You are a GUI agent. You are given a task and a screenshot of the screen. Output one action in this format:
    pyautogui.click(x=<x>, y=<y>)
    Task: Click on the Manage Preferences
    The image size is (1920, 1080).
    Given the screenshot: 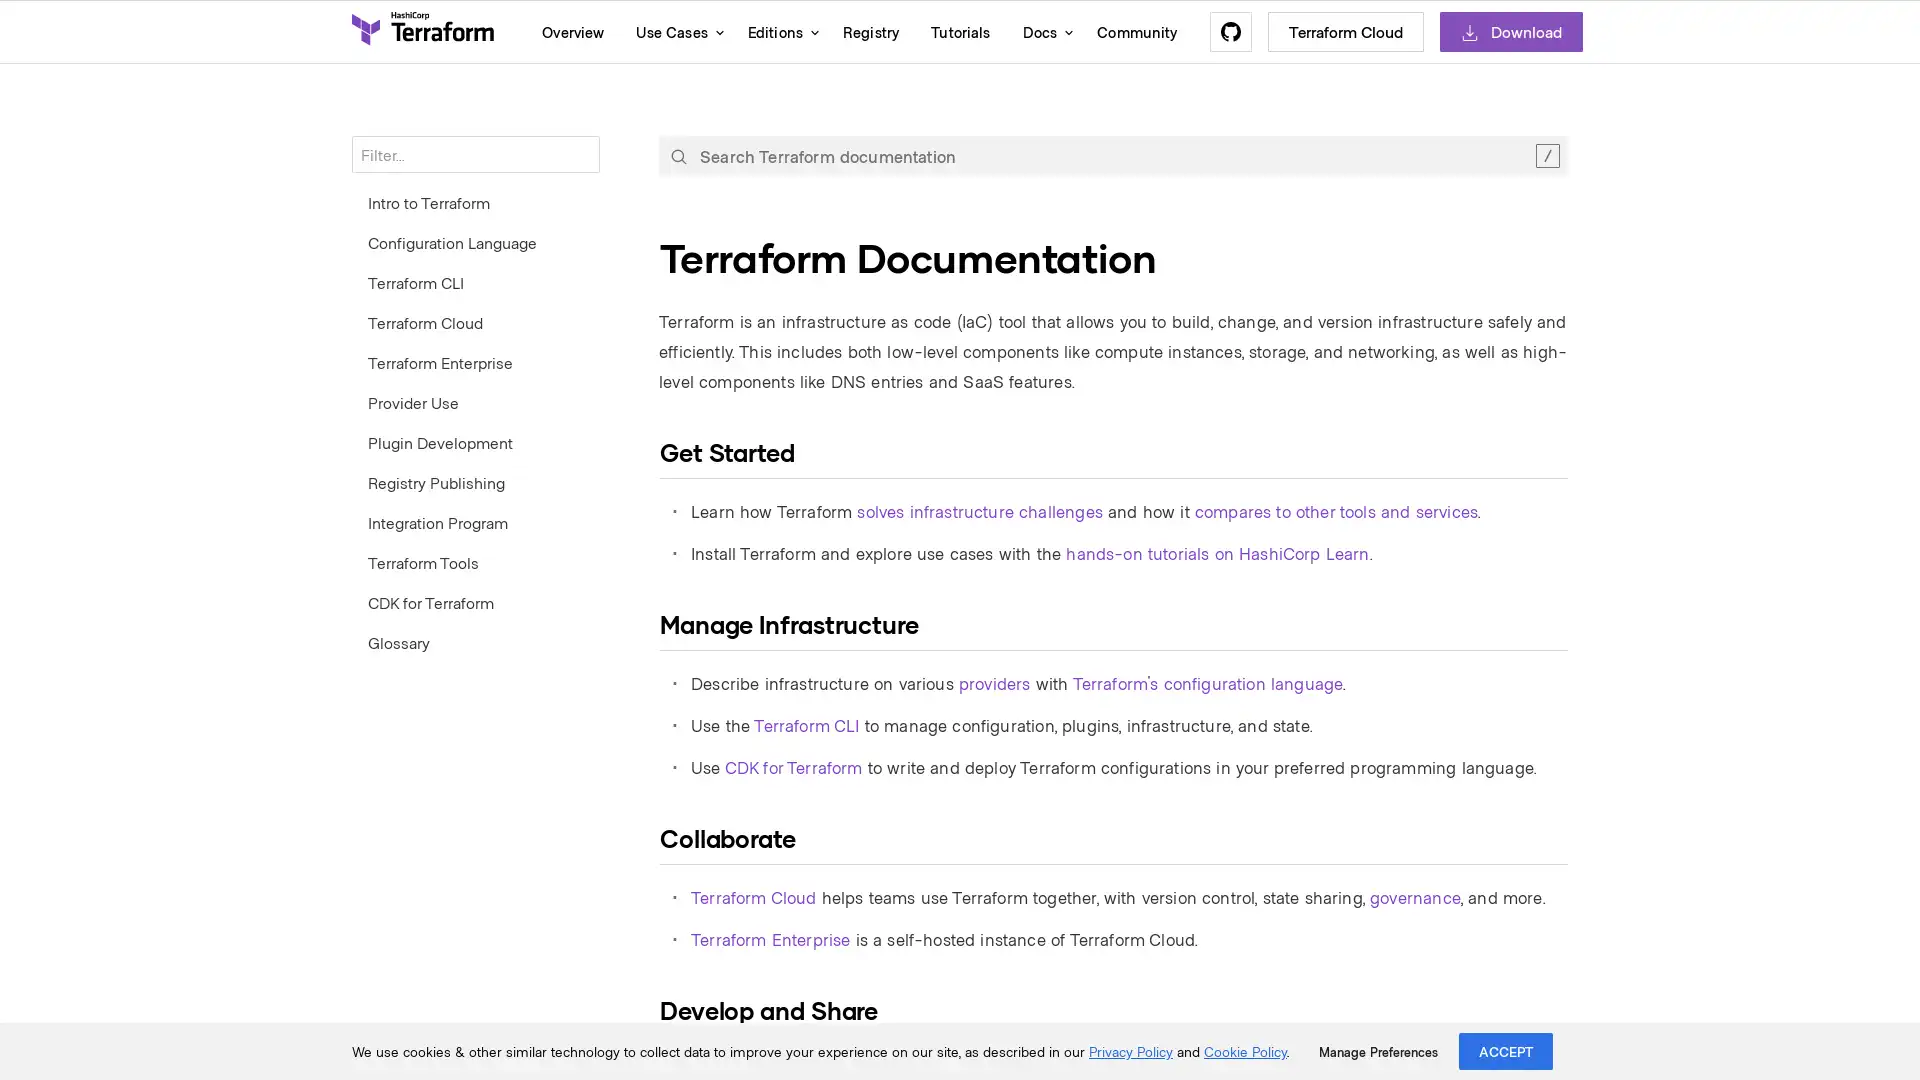 What is the action you would take?
    pyautogui.click(x=1377, y=1051)
    